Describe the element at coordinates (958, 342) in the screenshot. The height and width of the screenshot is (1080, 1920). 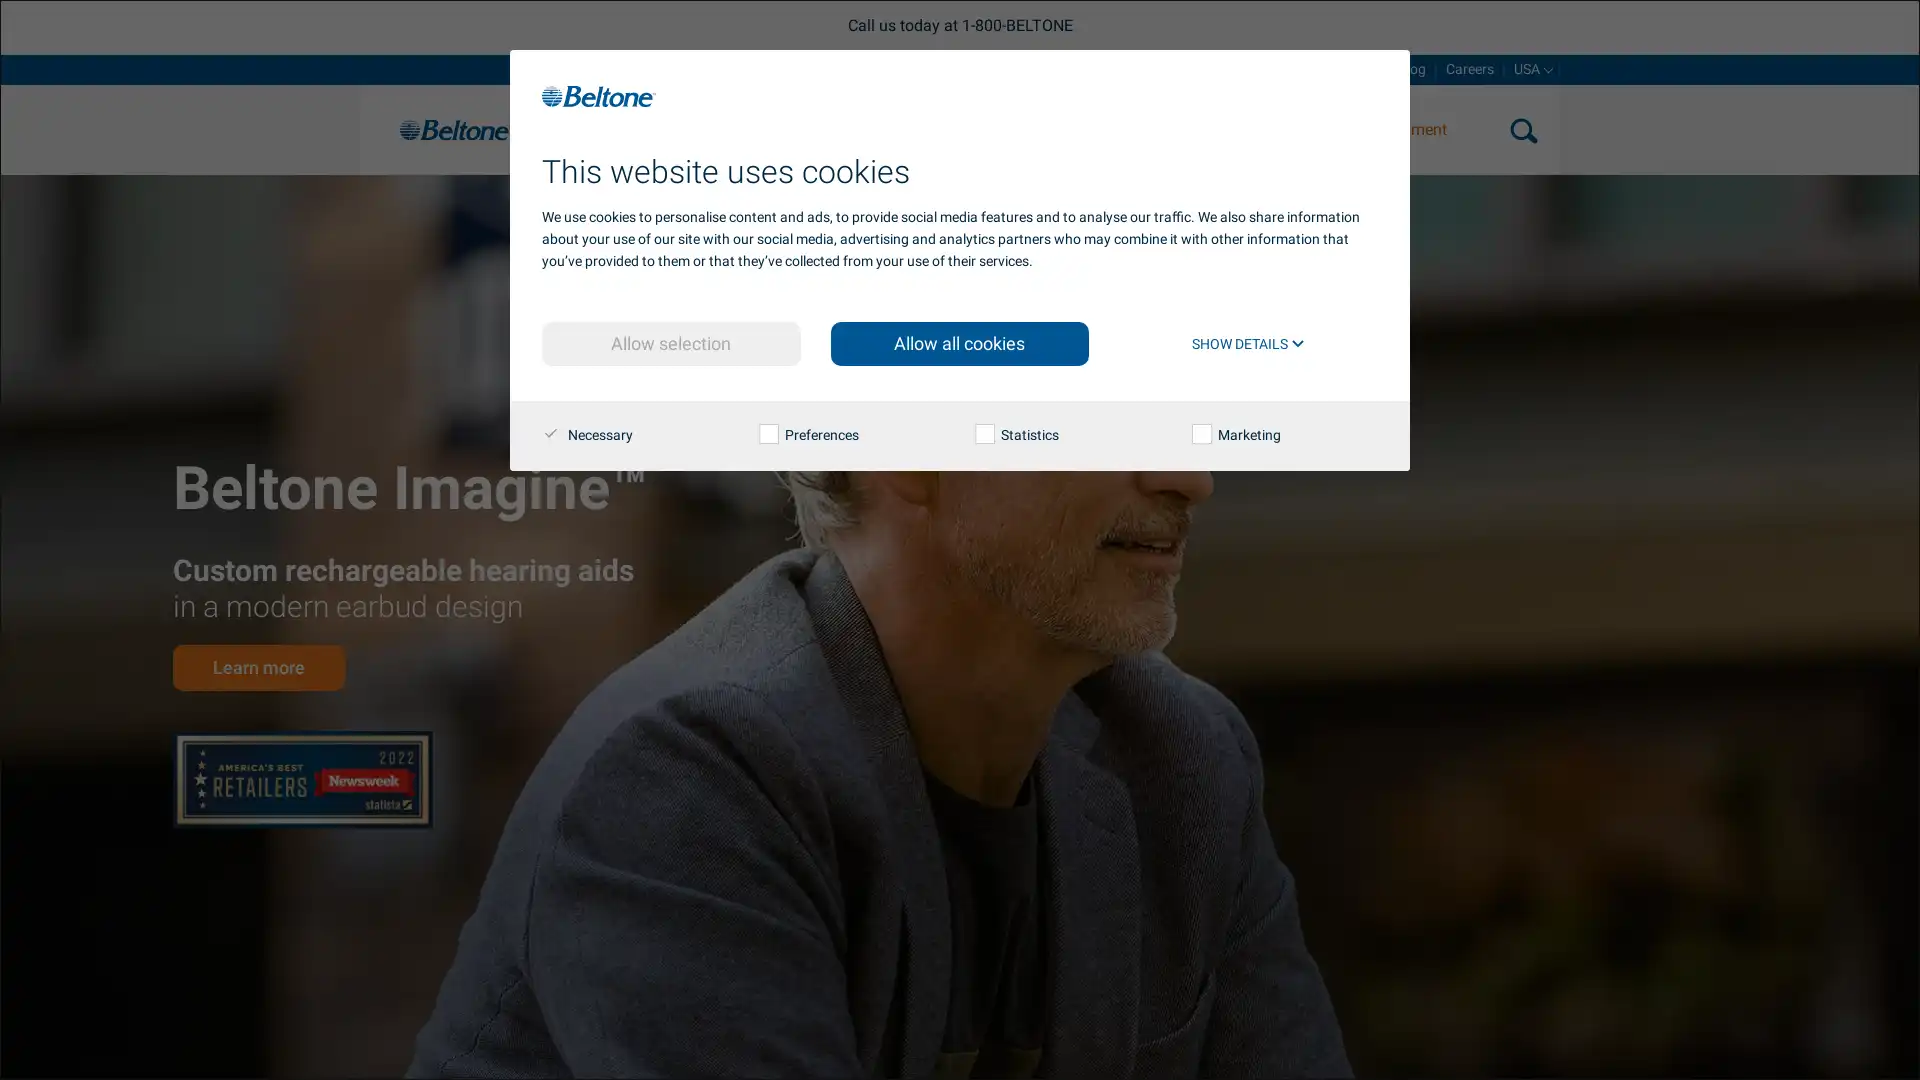
I see `Allow all cookies` at that location.